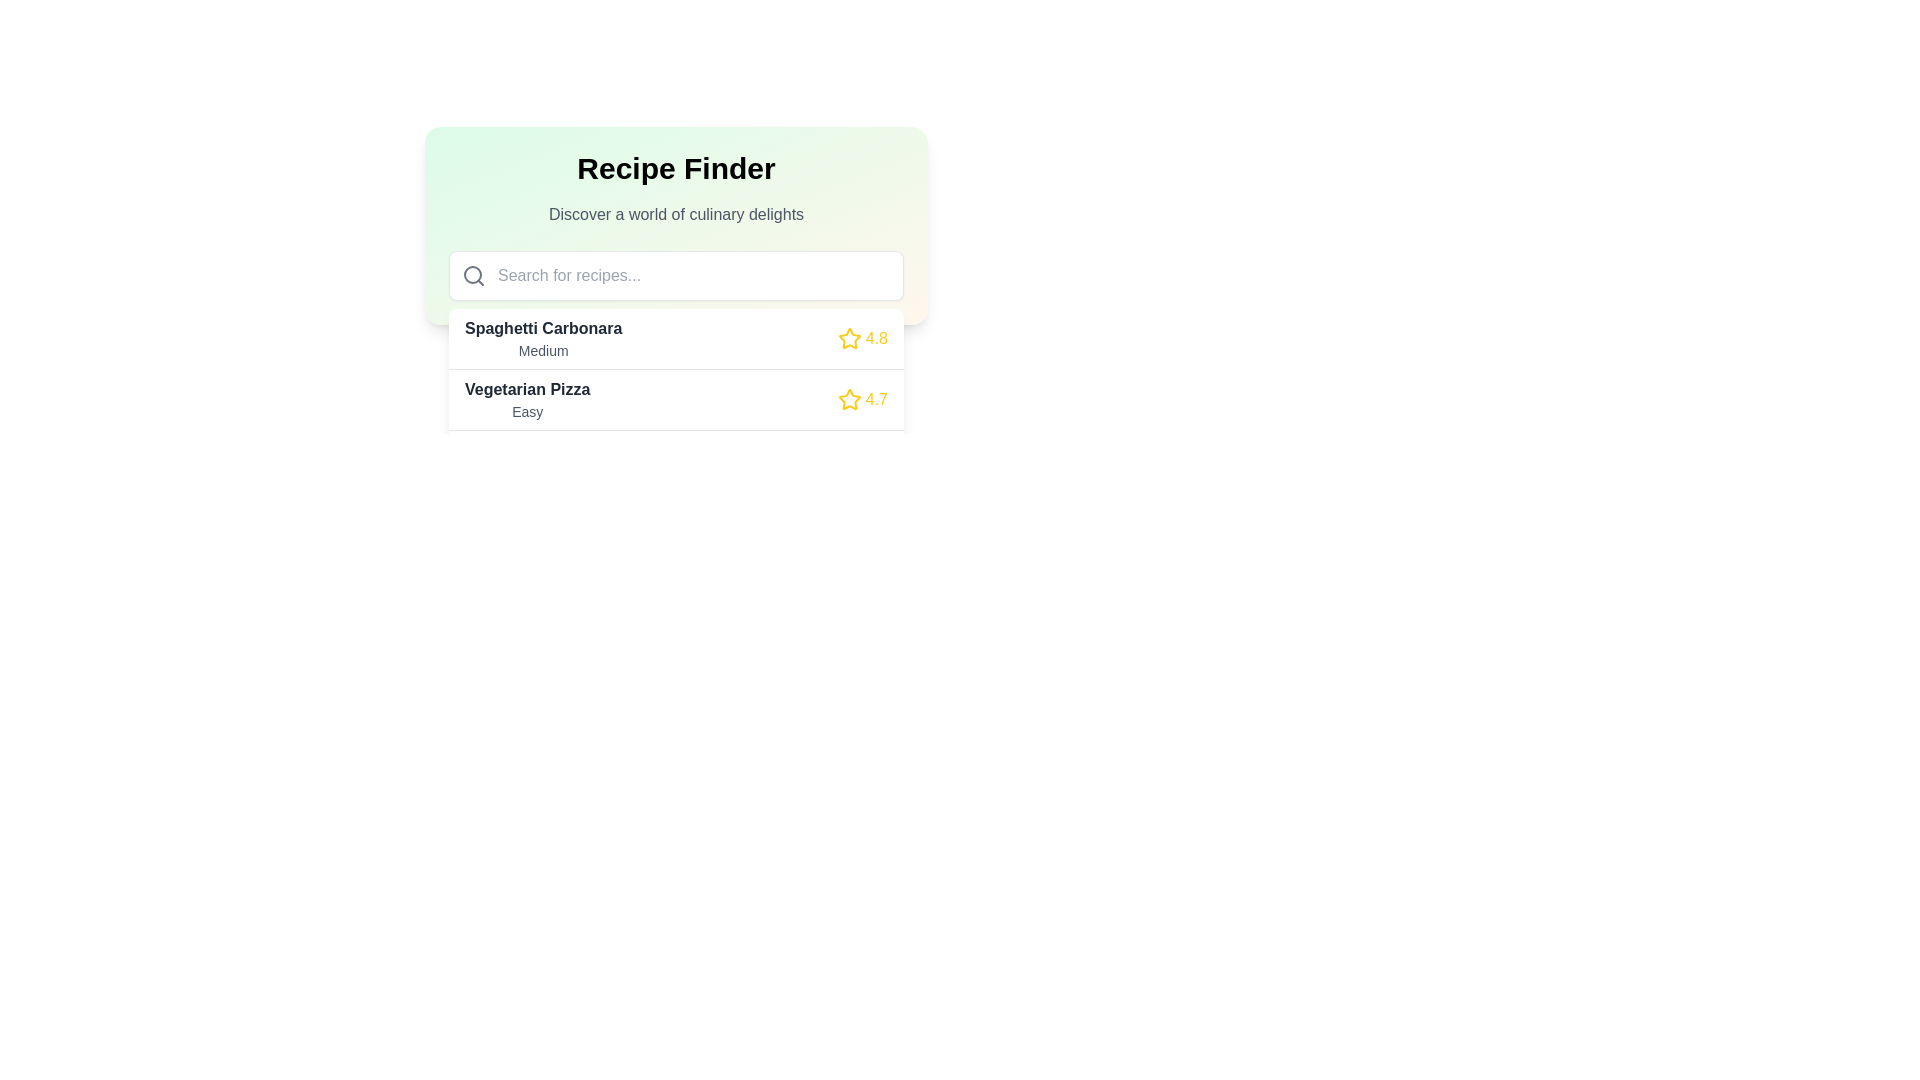 The width and height of the screenshot is (1920, 1080). I want to click on the second item in the dropdown menu representing a selectable recipe option, so click(676, 400).